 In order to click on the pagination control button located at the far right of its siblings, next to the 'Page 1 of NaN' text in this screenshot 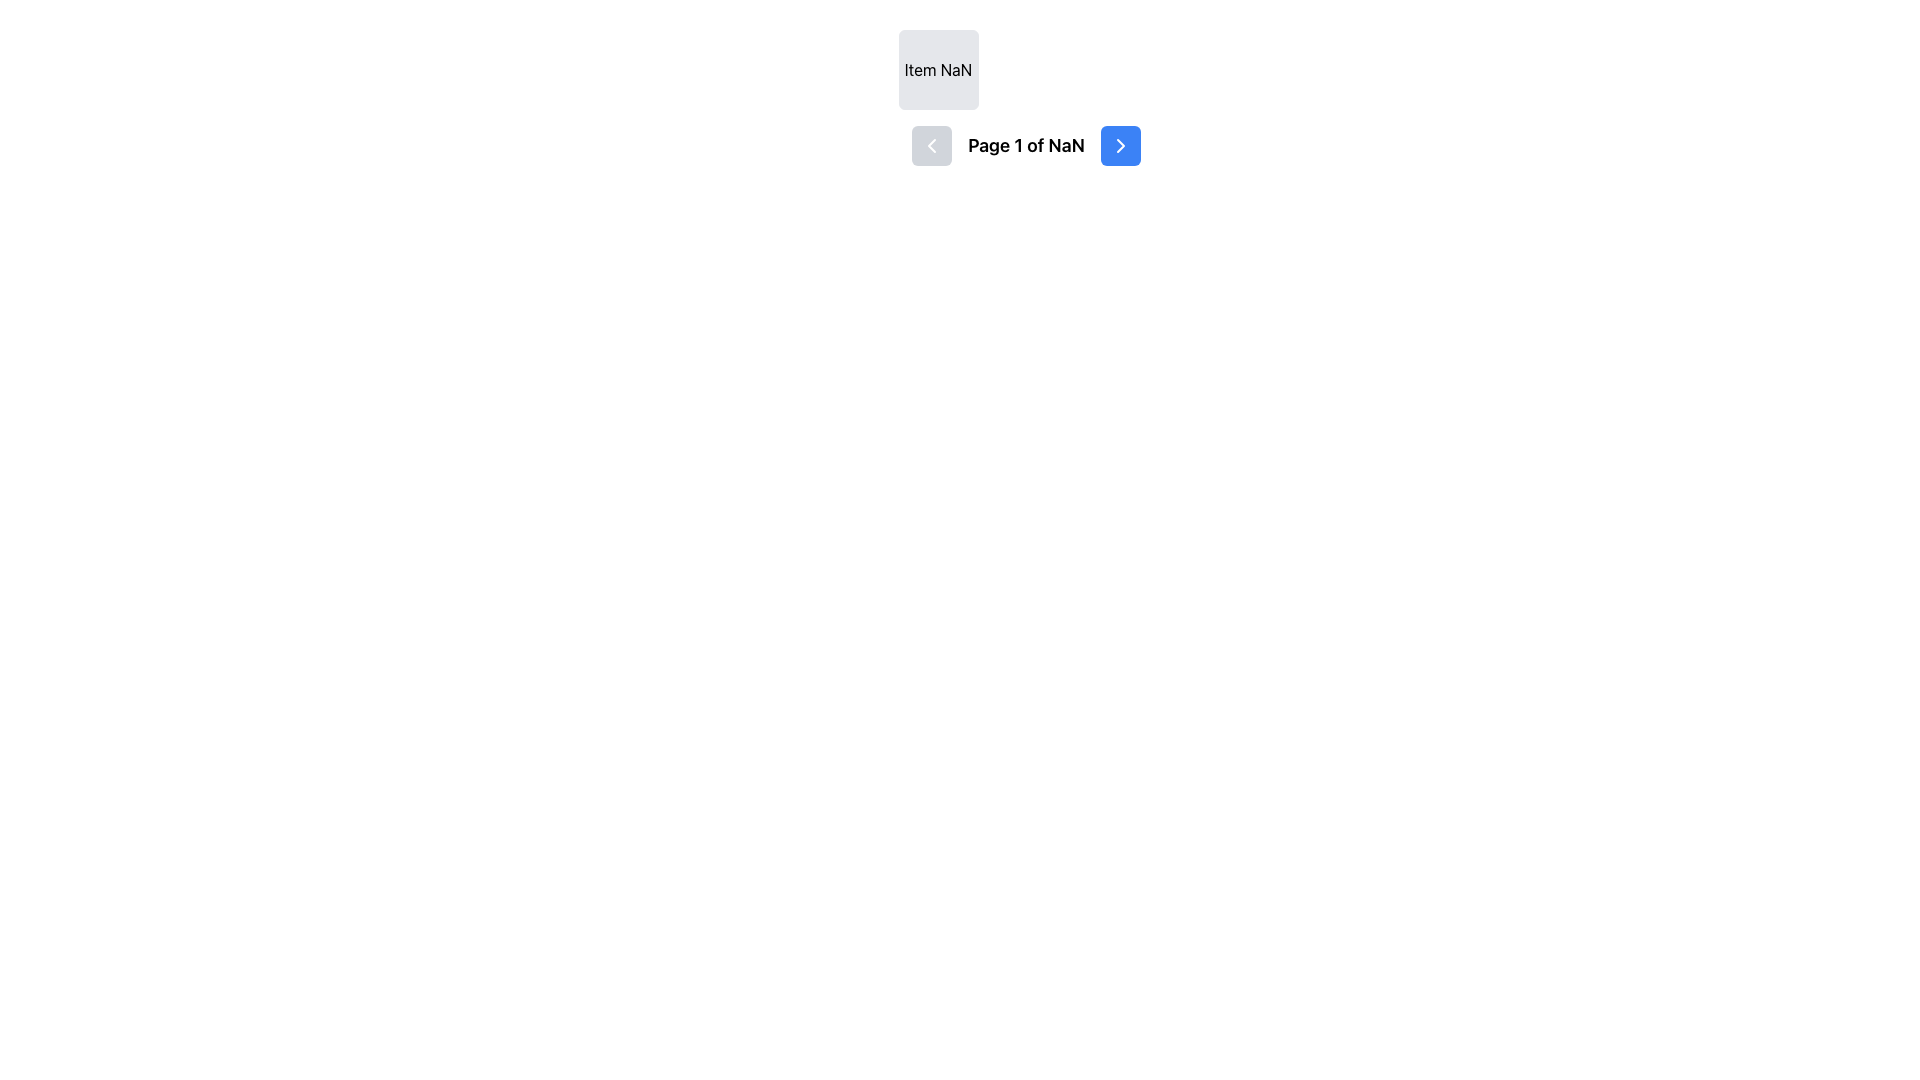, I will do `click(1120, 145)`.